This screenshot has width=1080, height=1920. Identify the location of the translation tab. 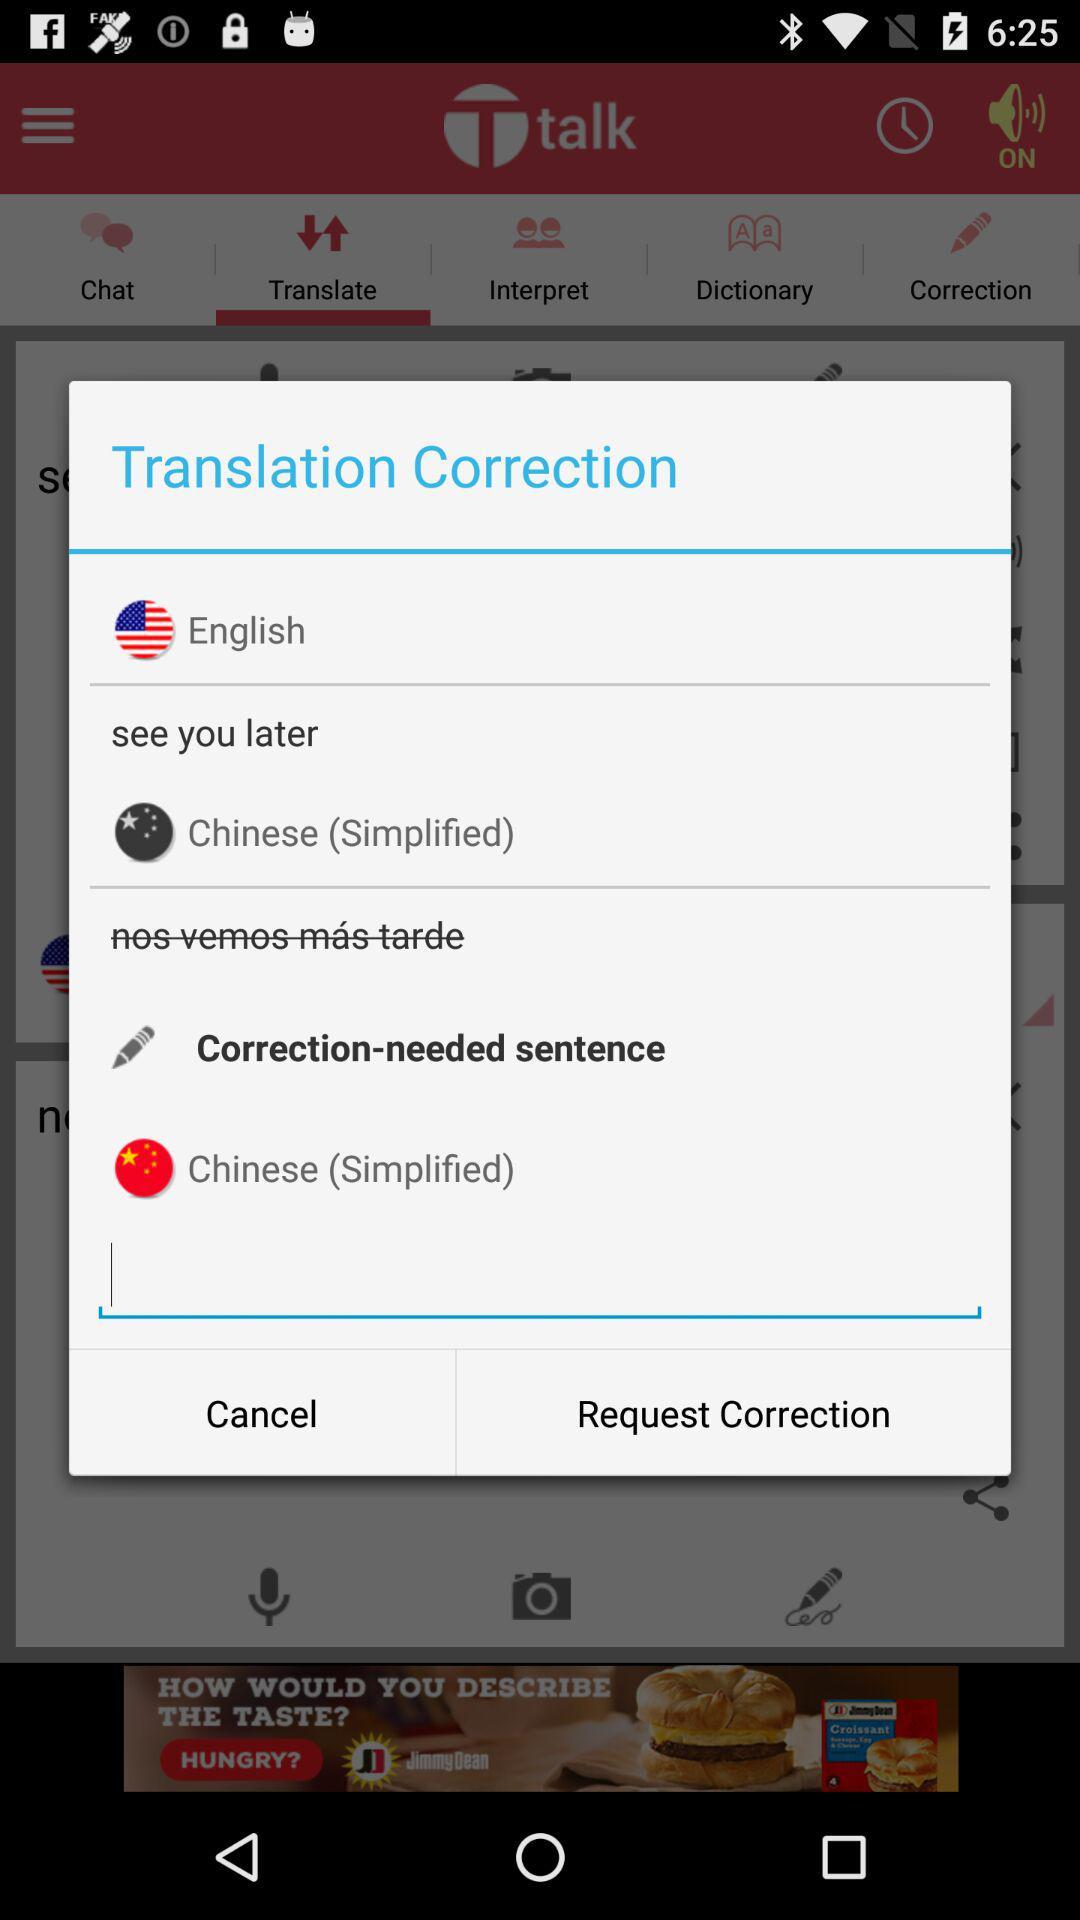
(540, 1273).